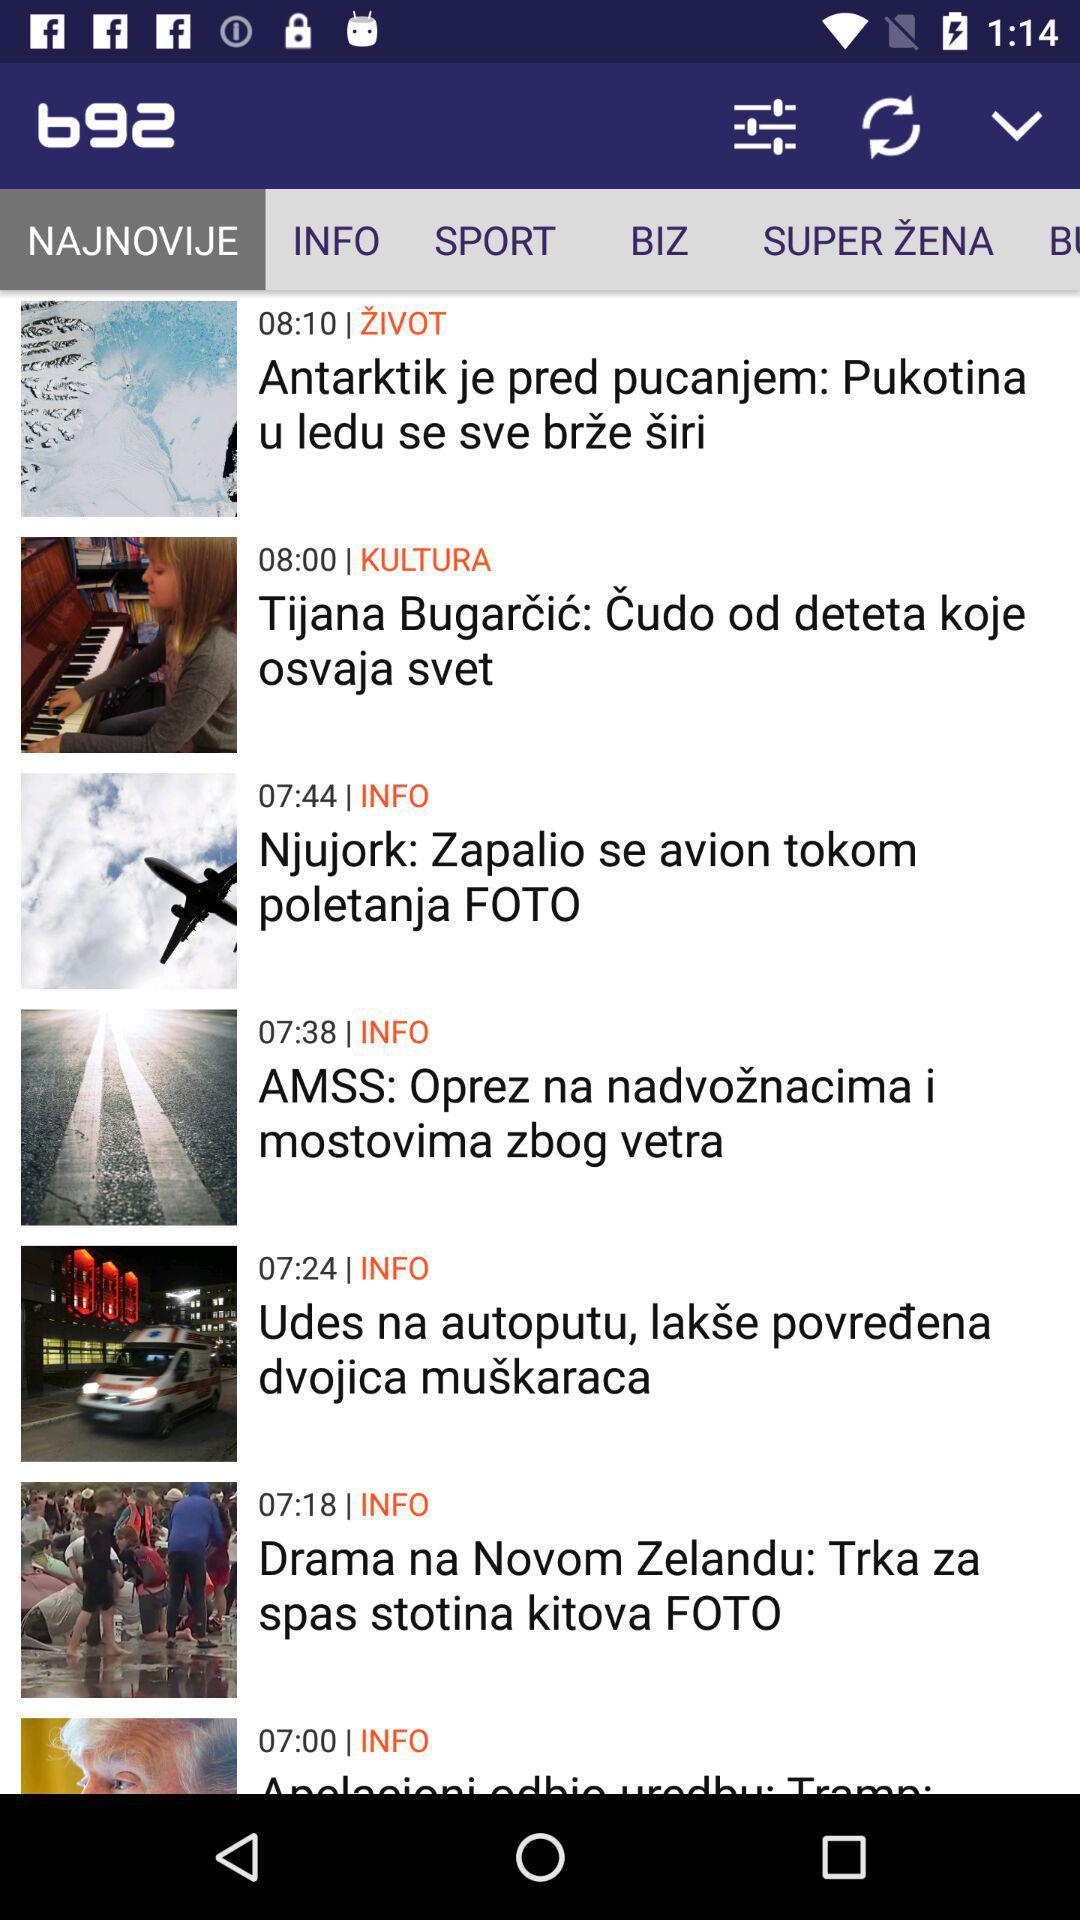 This screenshot has width=1080, height=1920. What do you see at coordinates (1049, 239) in the screenshot?
I see `the bulevar icon` at bounding box center [1049, 239].